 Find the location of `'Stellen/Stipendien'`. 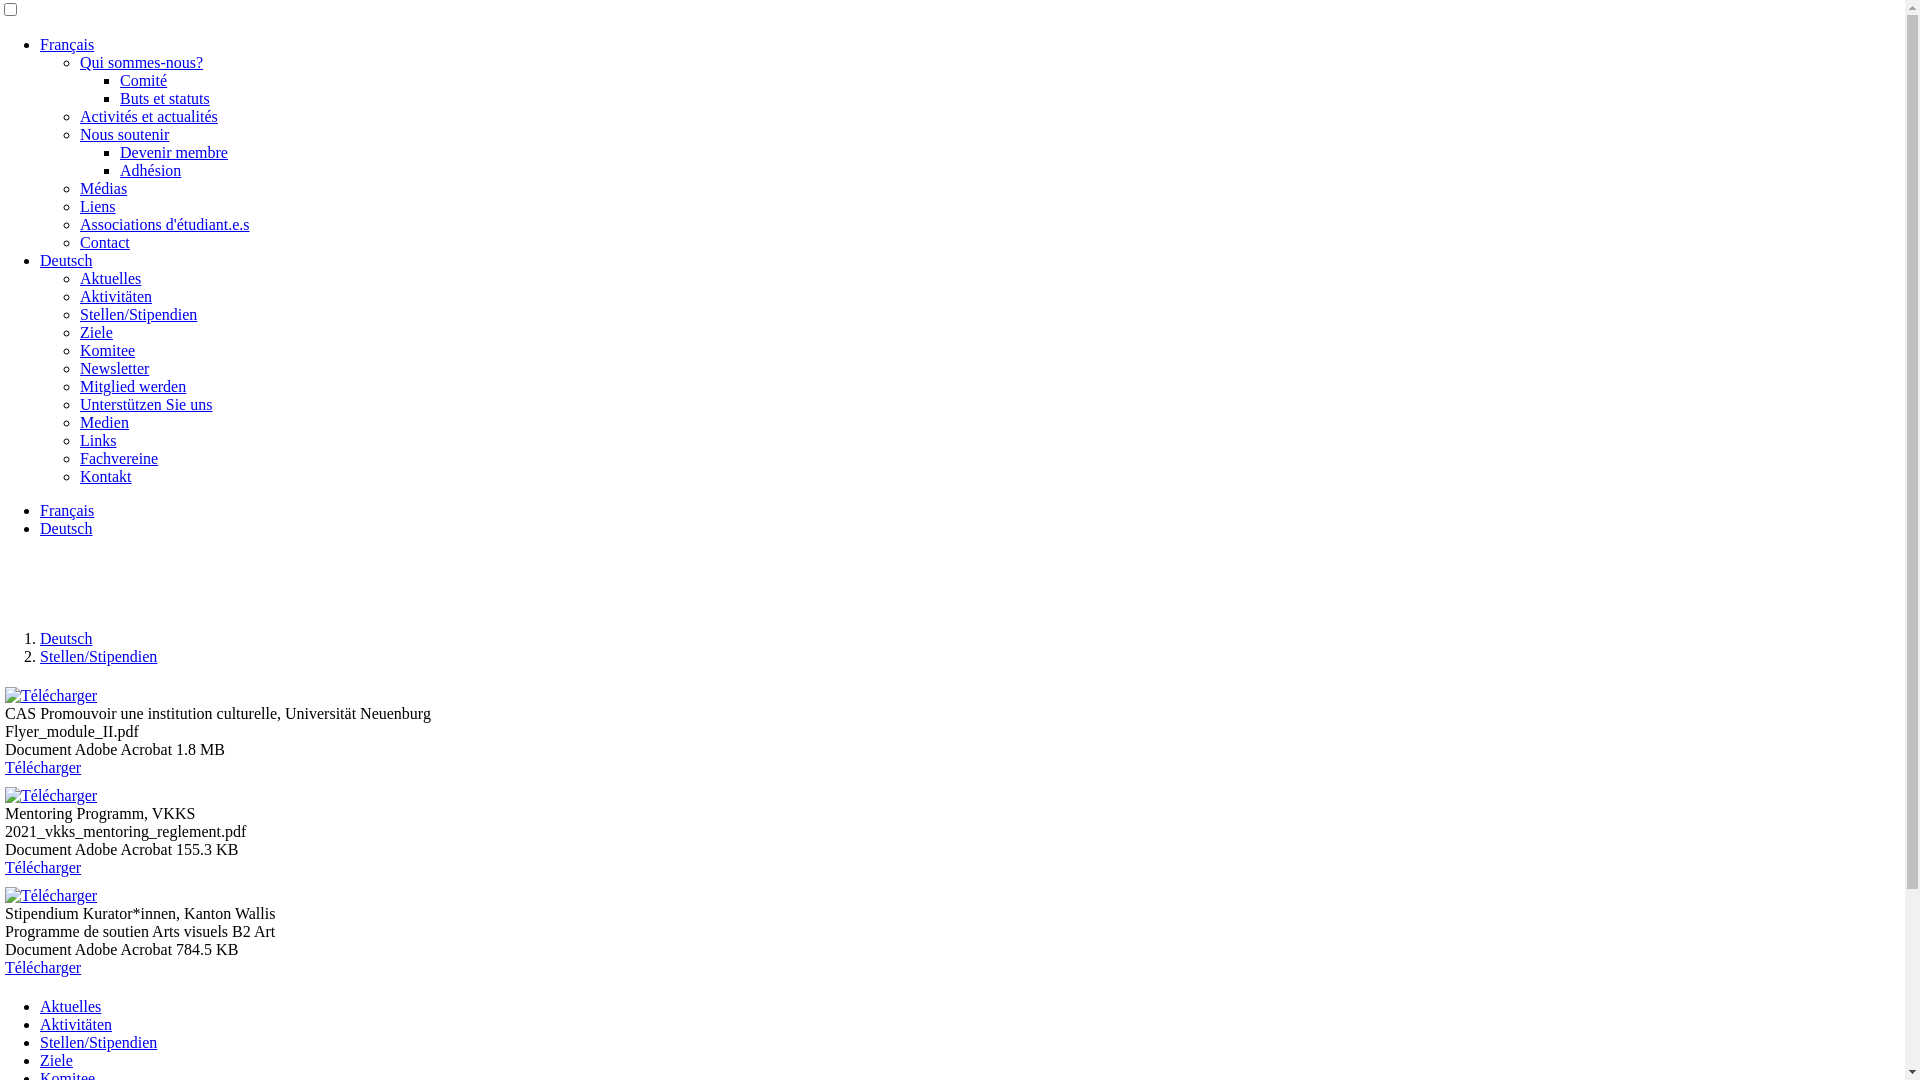

'Stellen/Stipendien' is located at coordinates (97, 656).